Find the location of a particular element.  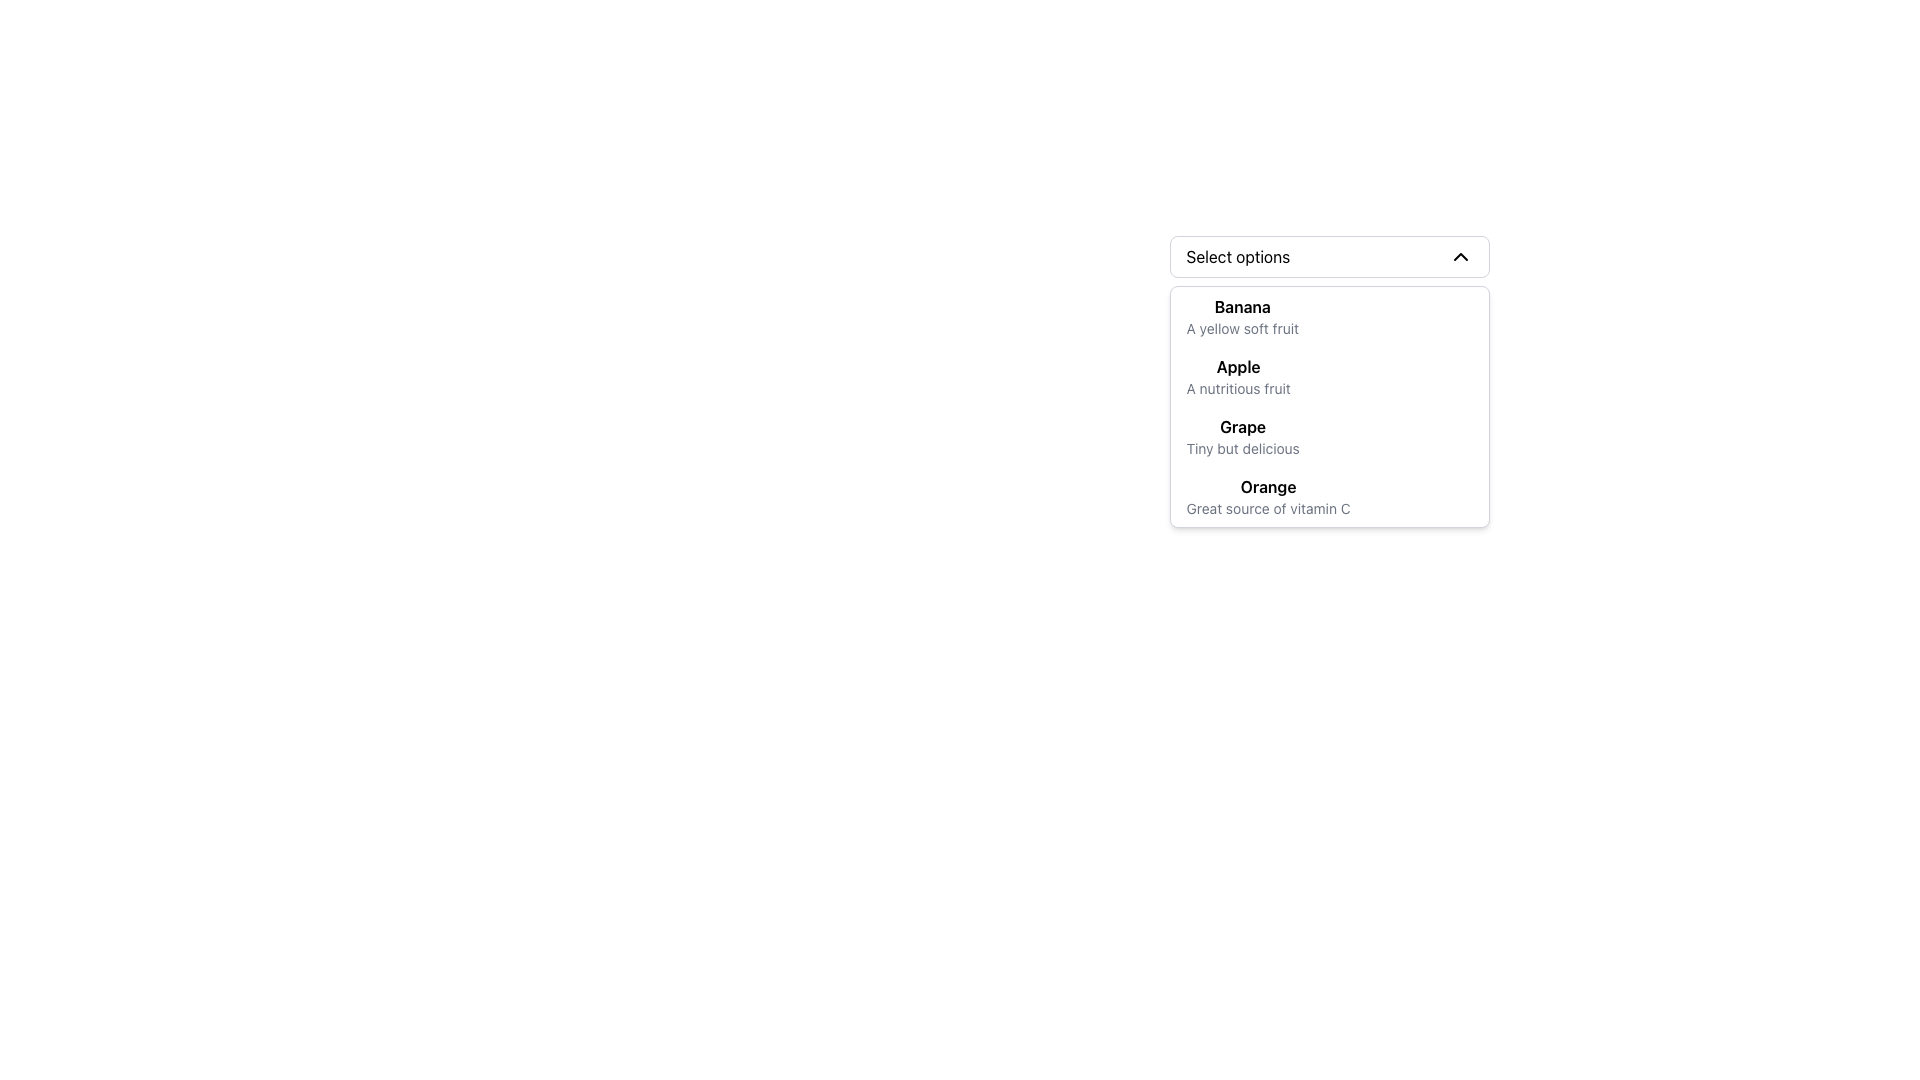

bold text label displaying 'Orange' located in the fourth item of the dropdown menu, positioned above the text 'Great source of vitamin C' is located at coordinates (1267, 486).